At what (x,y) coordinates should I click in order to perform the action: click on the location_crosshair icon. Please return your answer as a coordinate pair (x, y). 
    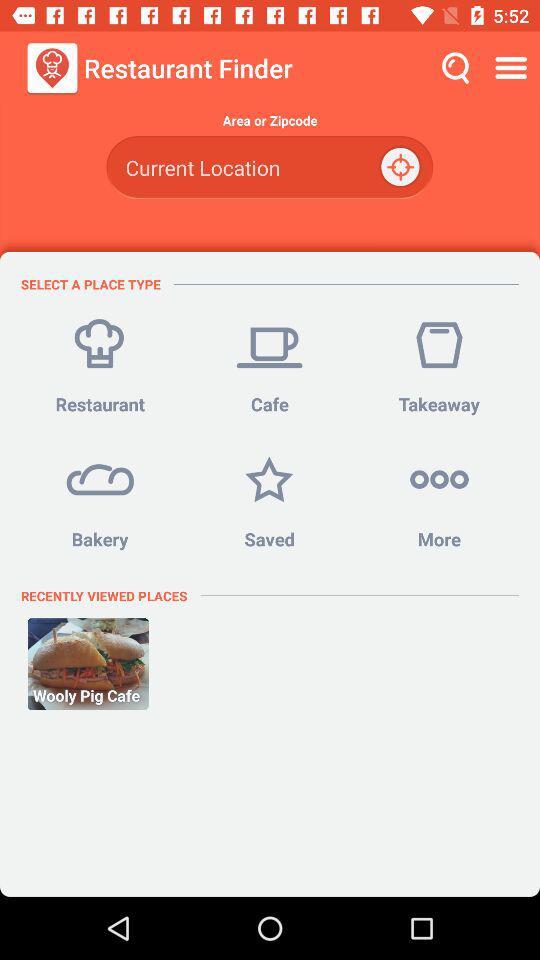
    Looking at the image, I should click on (402, 166).